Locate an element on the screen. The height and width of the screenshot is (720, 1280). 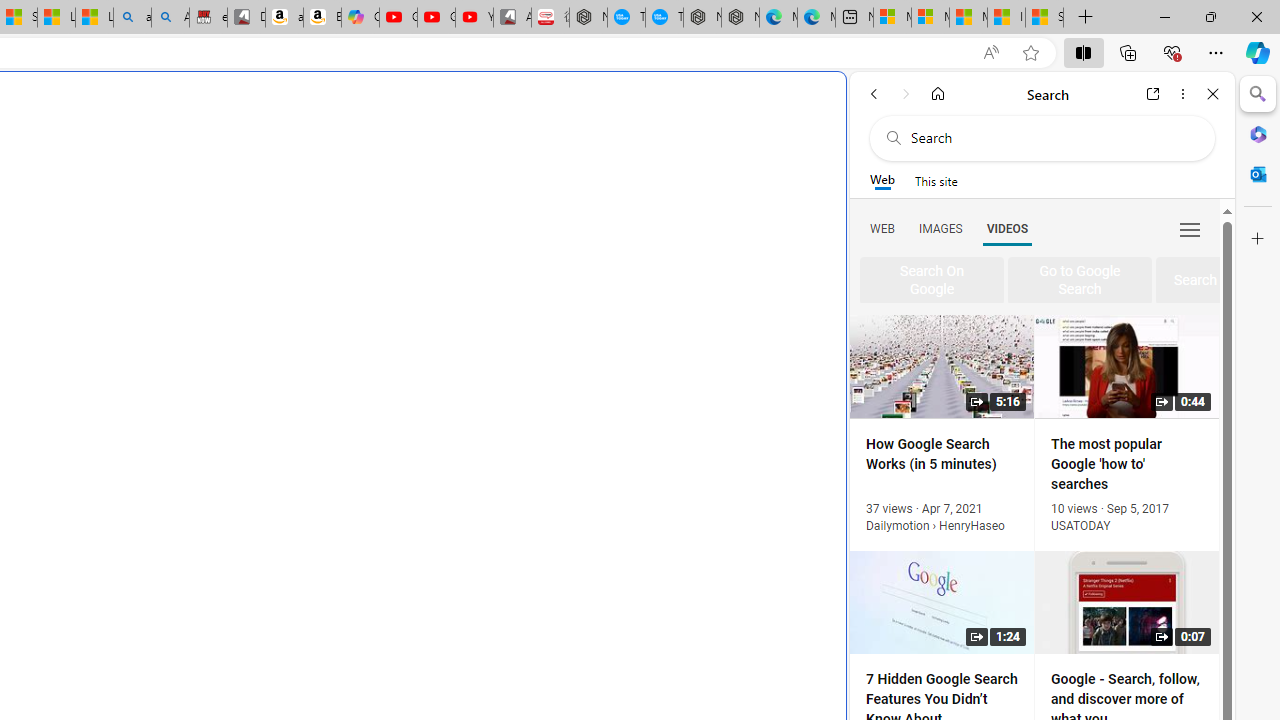
'Copilot' is located at coordinates (360, 17).